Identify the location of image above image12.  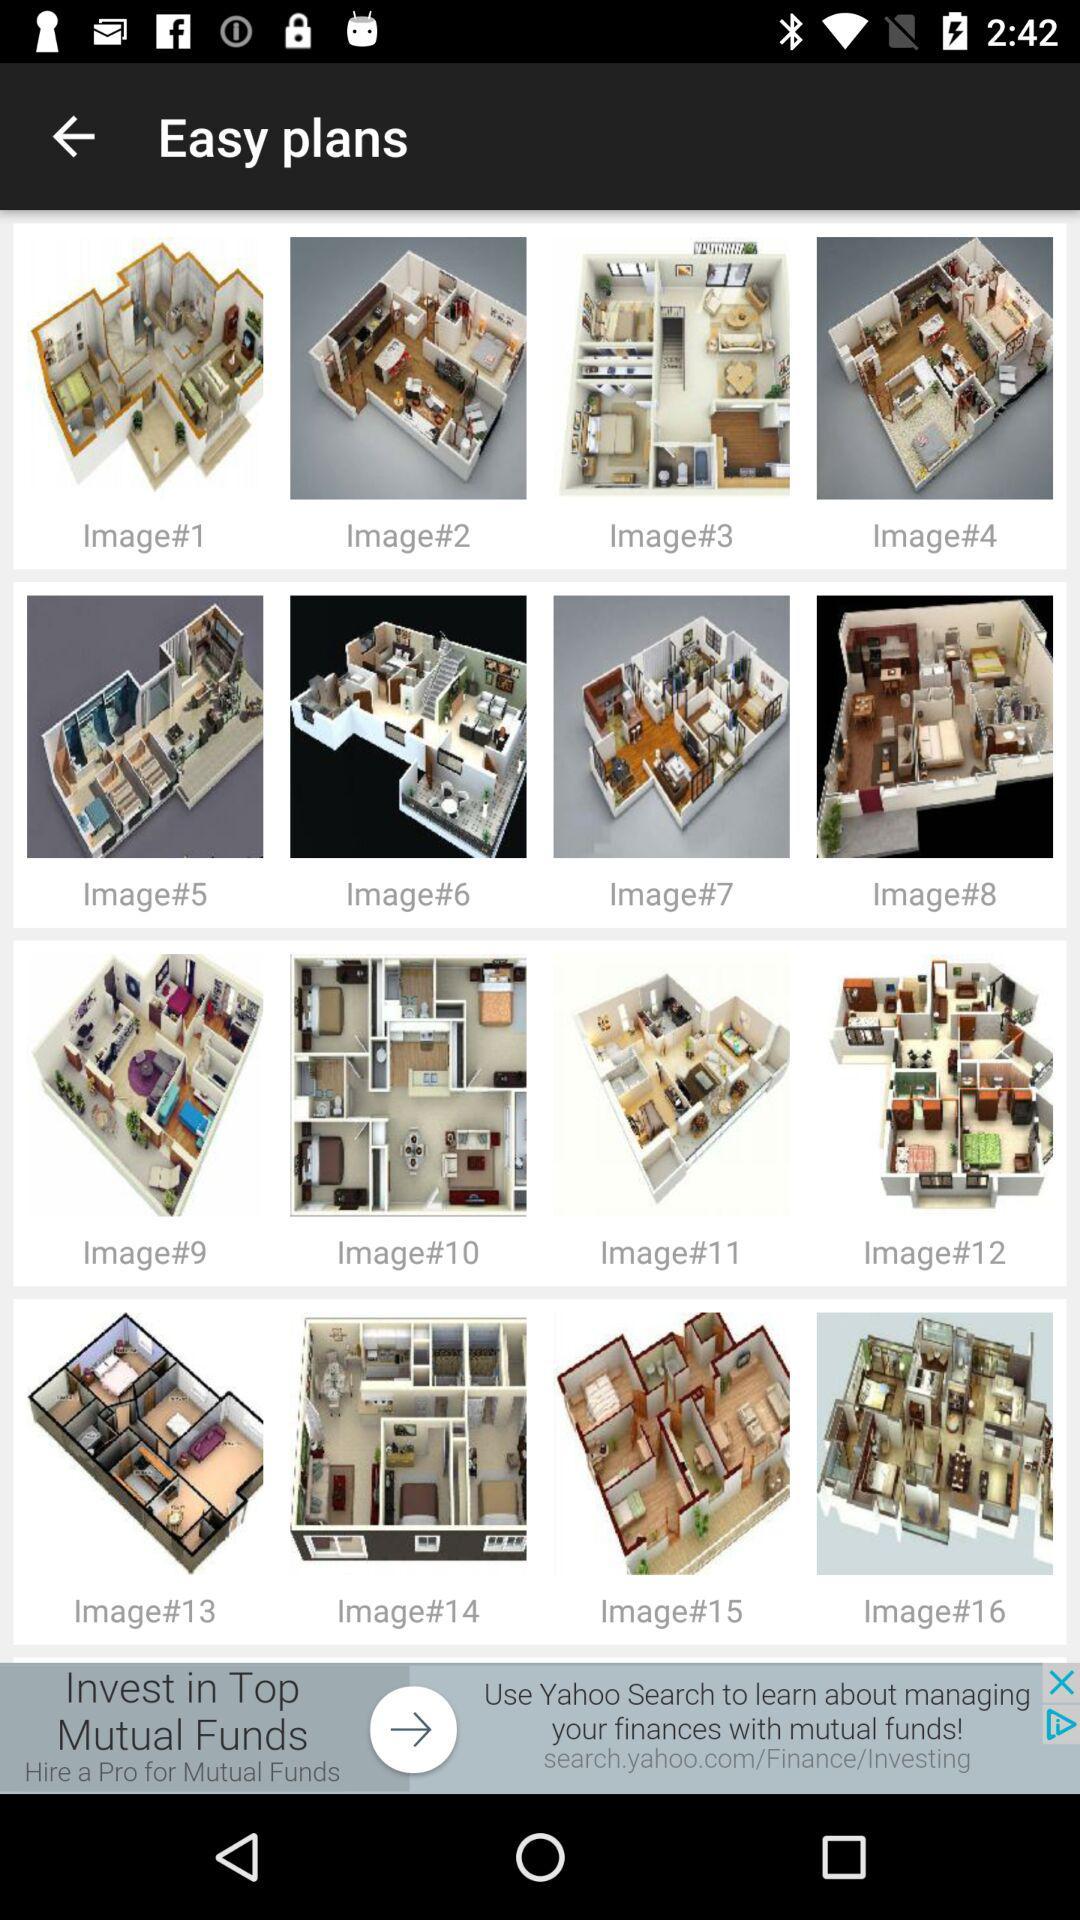
(941, 1084).